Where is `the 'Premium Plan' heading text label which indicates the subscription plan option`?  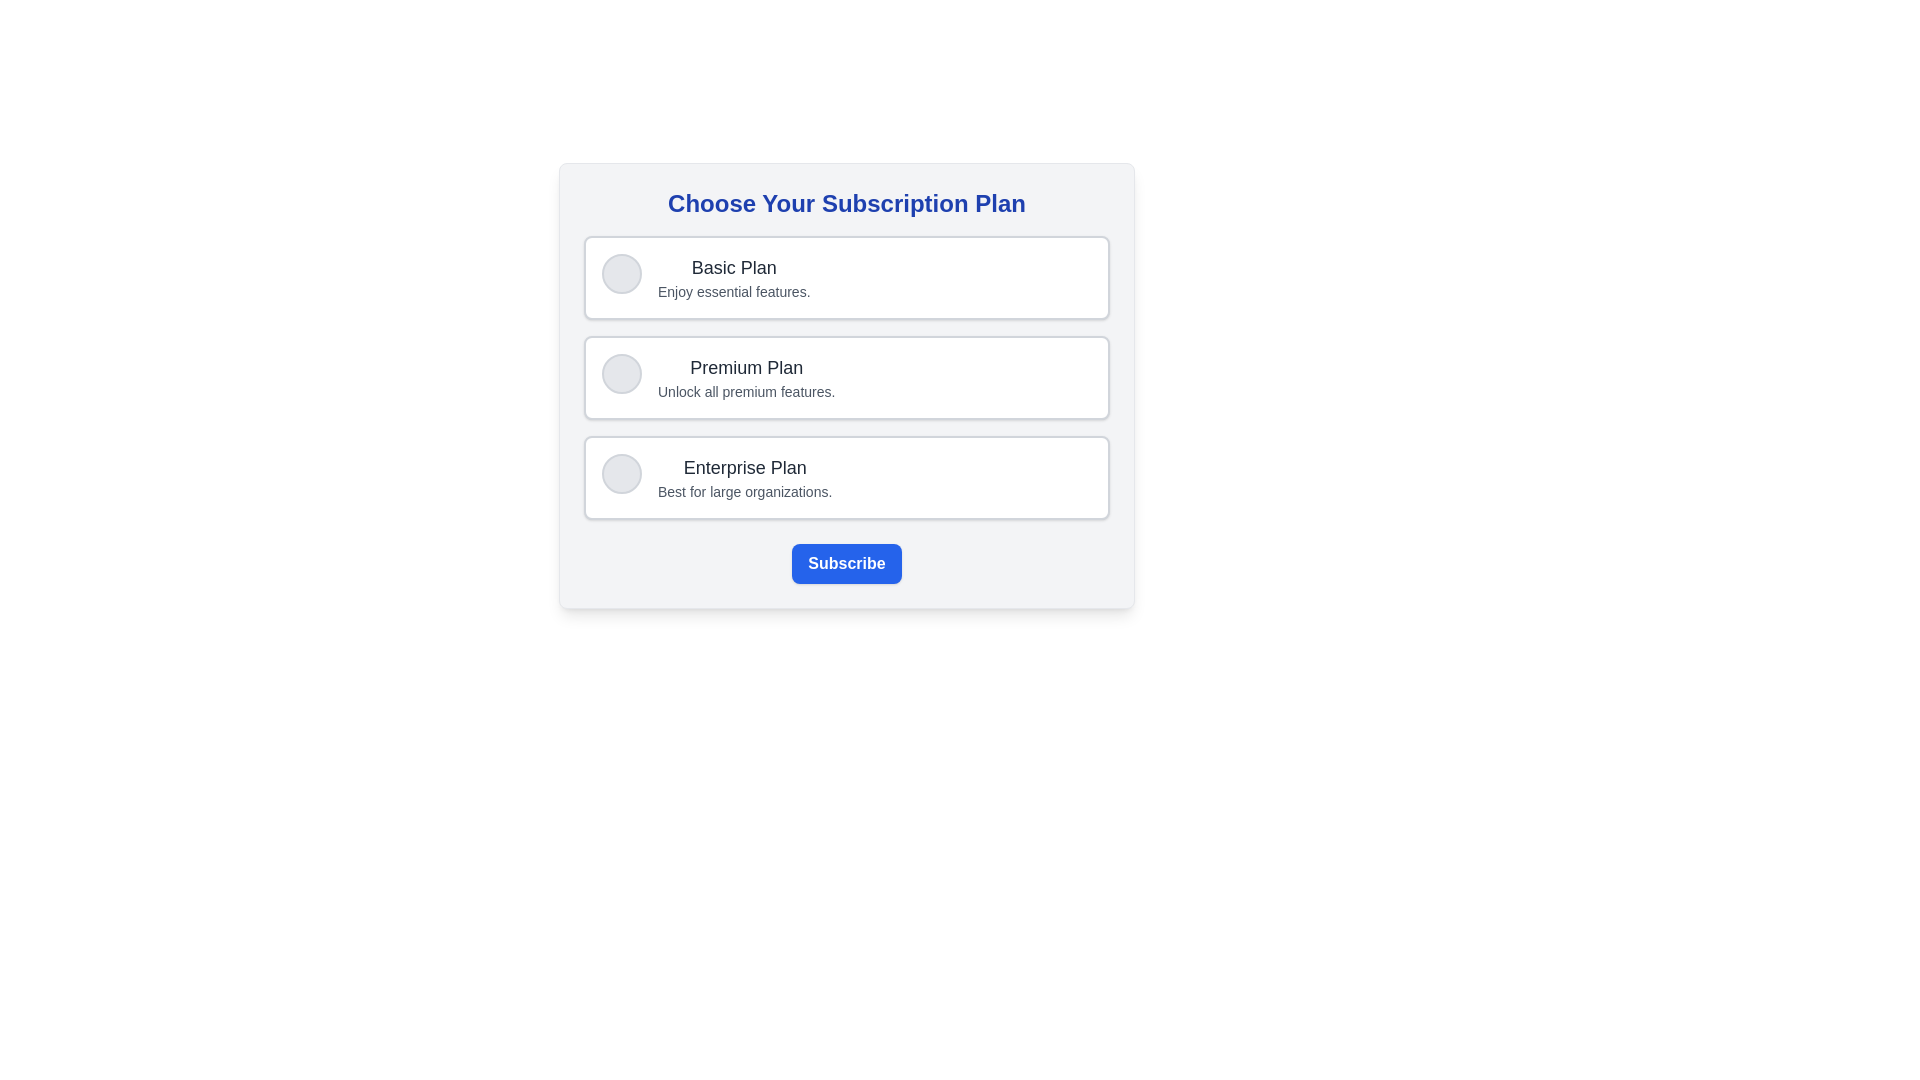
the 'Premium Plan' heading text label which indicates the subscription plan option is located at coordinates (745, 367).